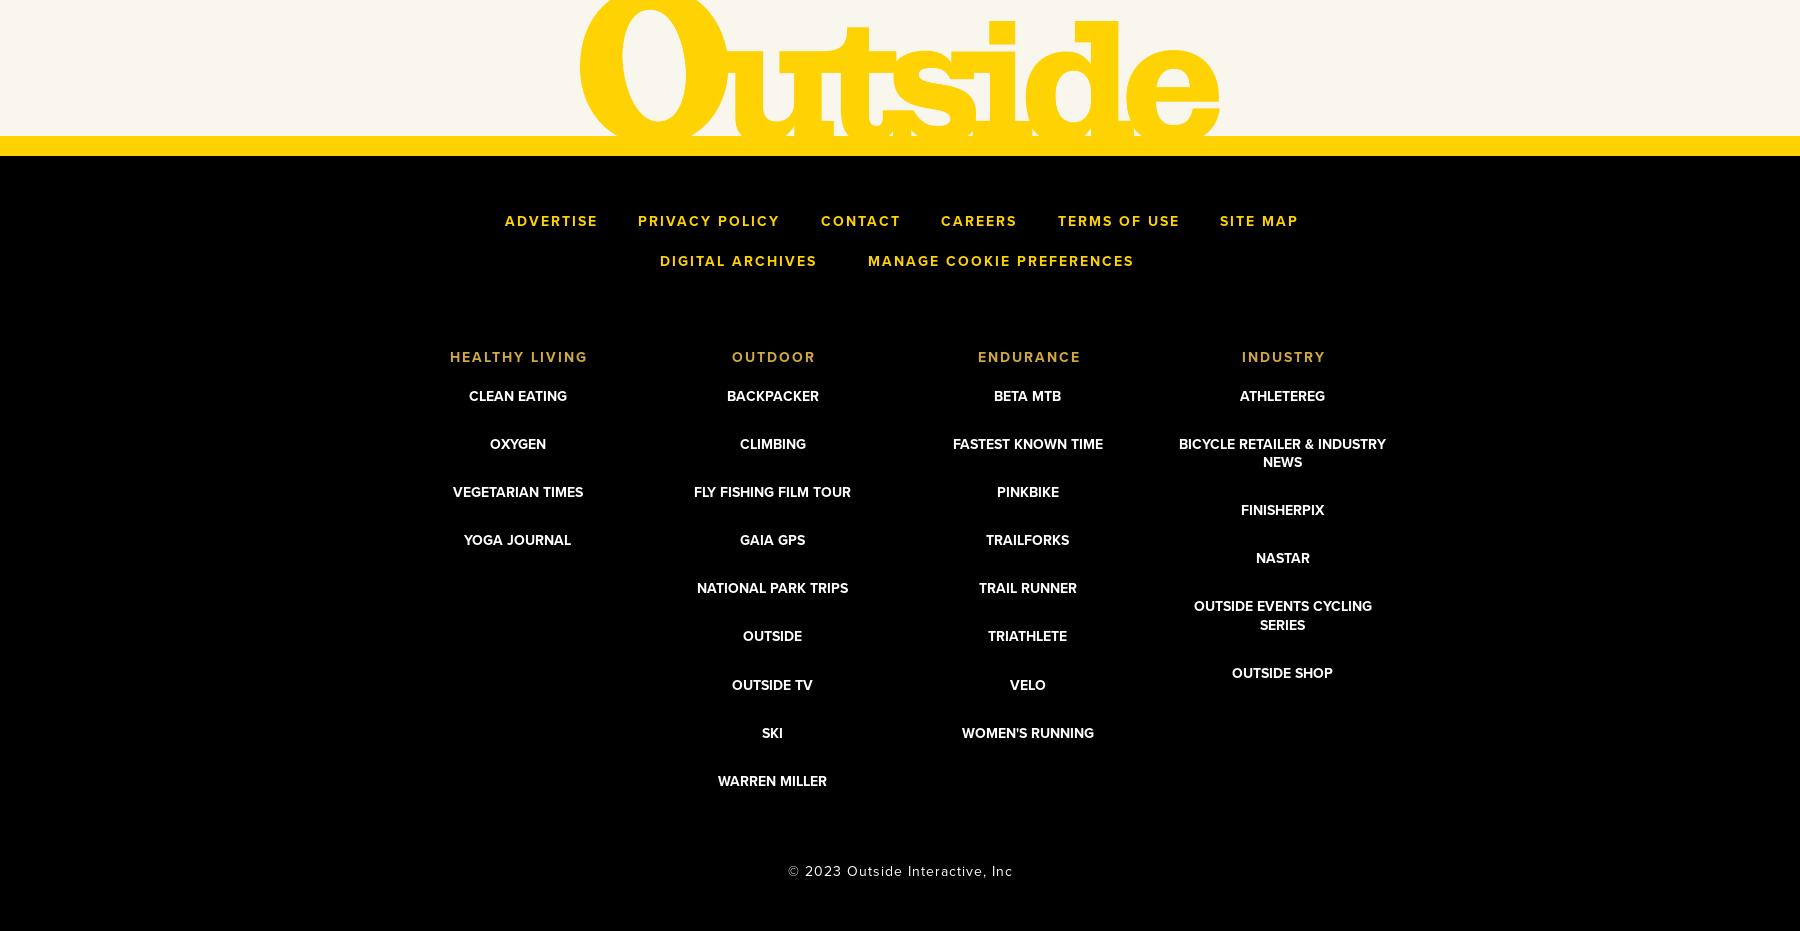  What do you see at coordinates (1281, 557) in the screenshot?
I see `'Nastar'` at bounding box center [1281, 557].